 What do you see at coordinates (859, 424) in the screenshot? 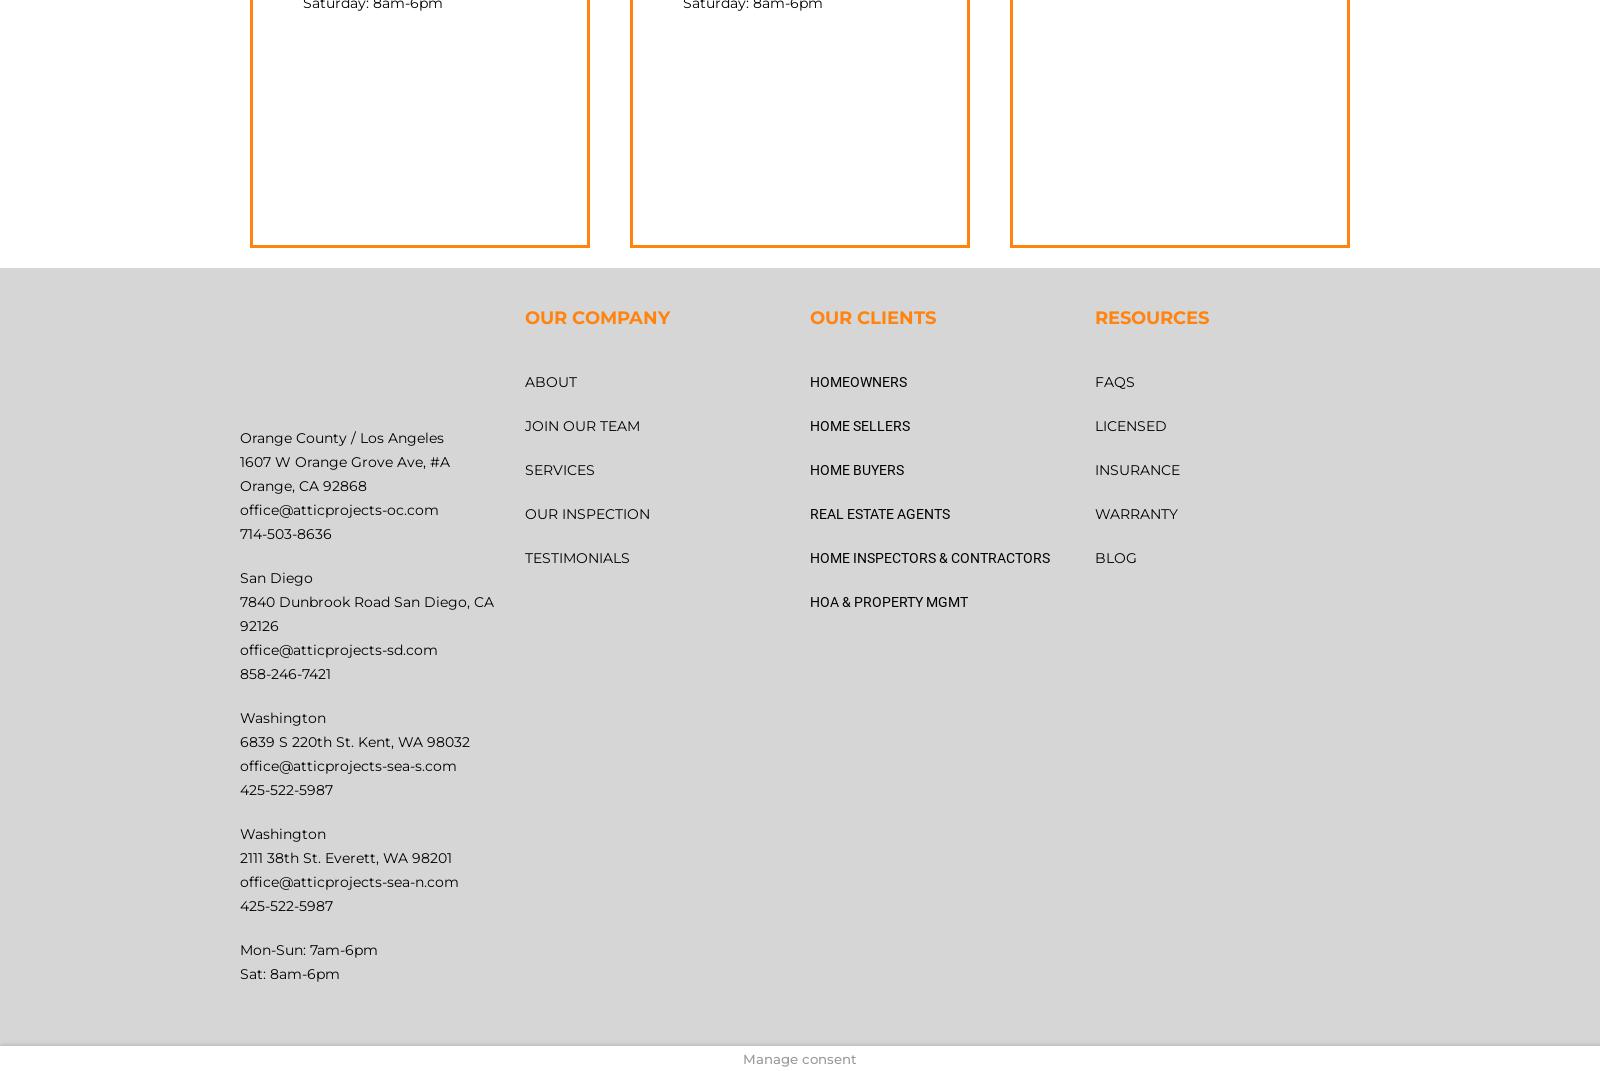
I see `'HOME SELLERS'` at bounding box center [859, 424].